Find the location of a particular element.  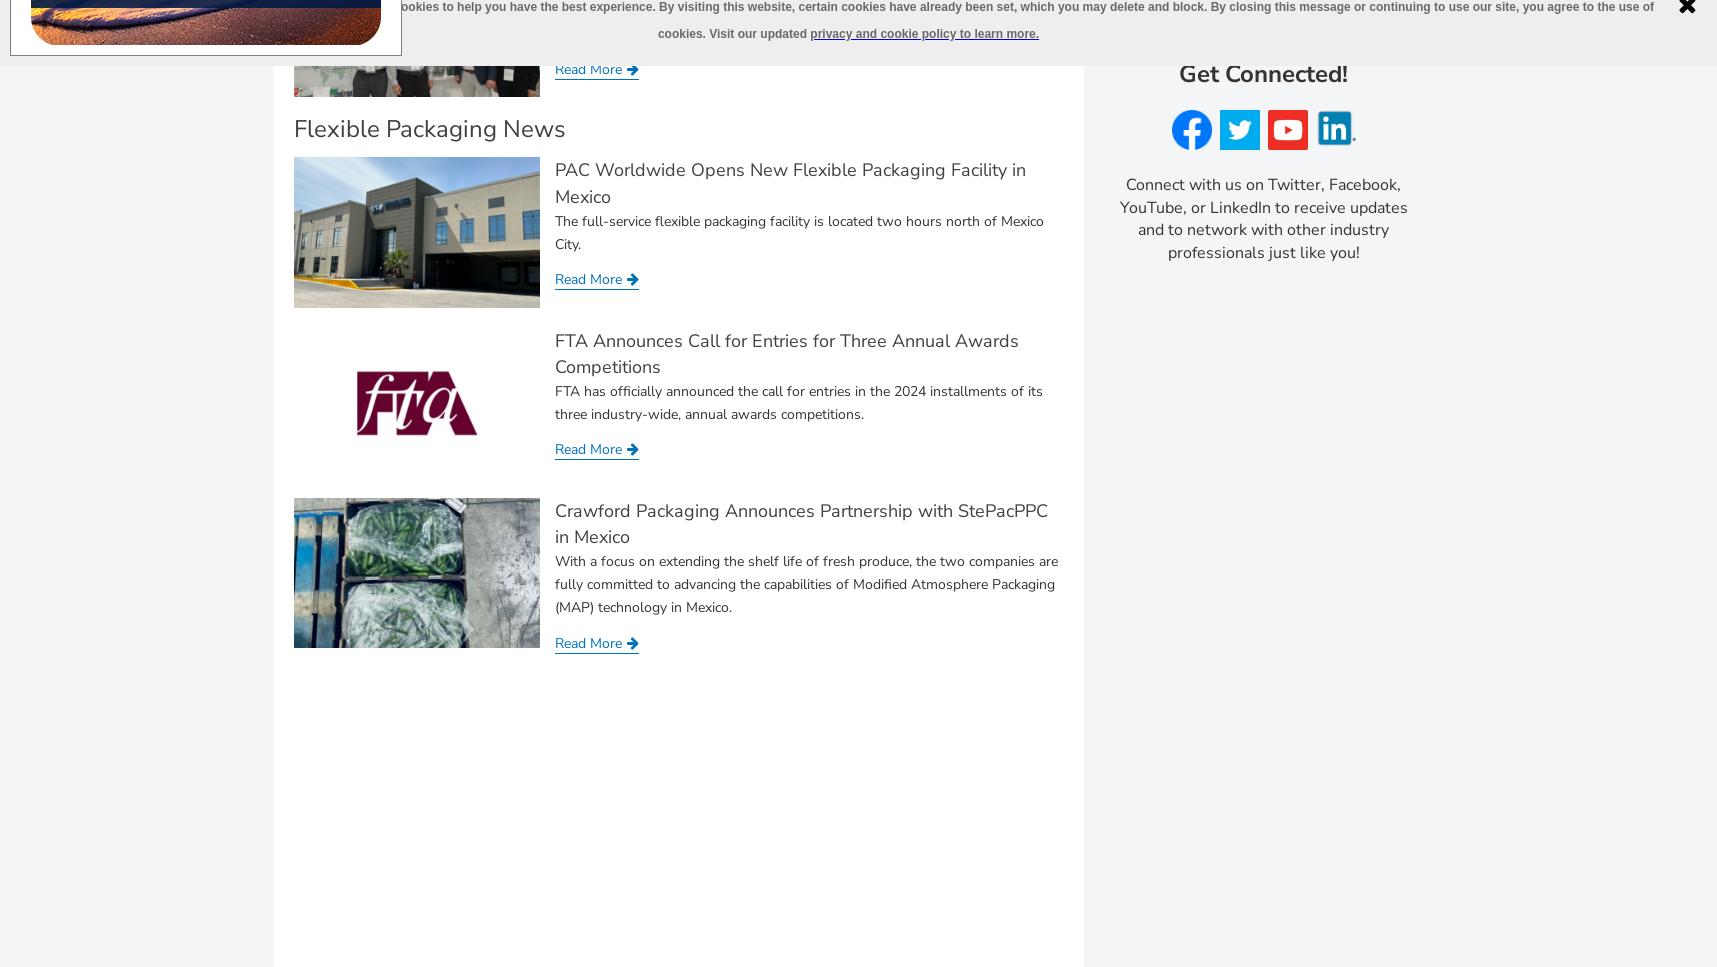

'Both companies have decided to join forces to offer the most innovative and efficient solutions in the flexible and sustainable packaging industry.' is located at coordinates (791, 22).